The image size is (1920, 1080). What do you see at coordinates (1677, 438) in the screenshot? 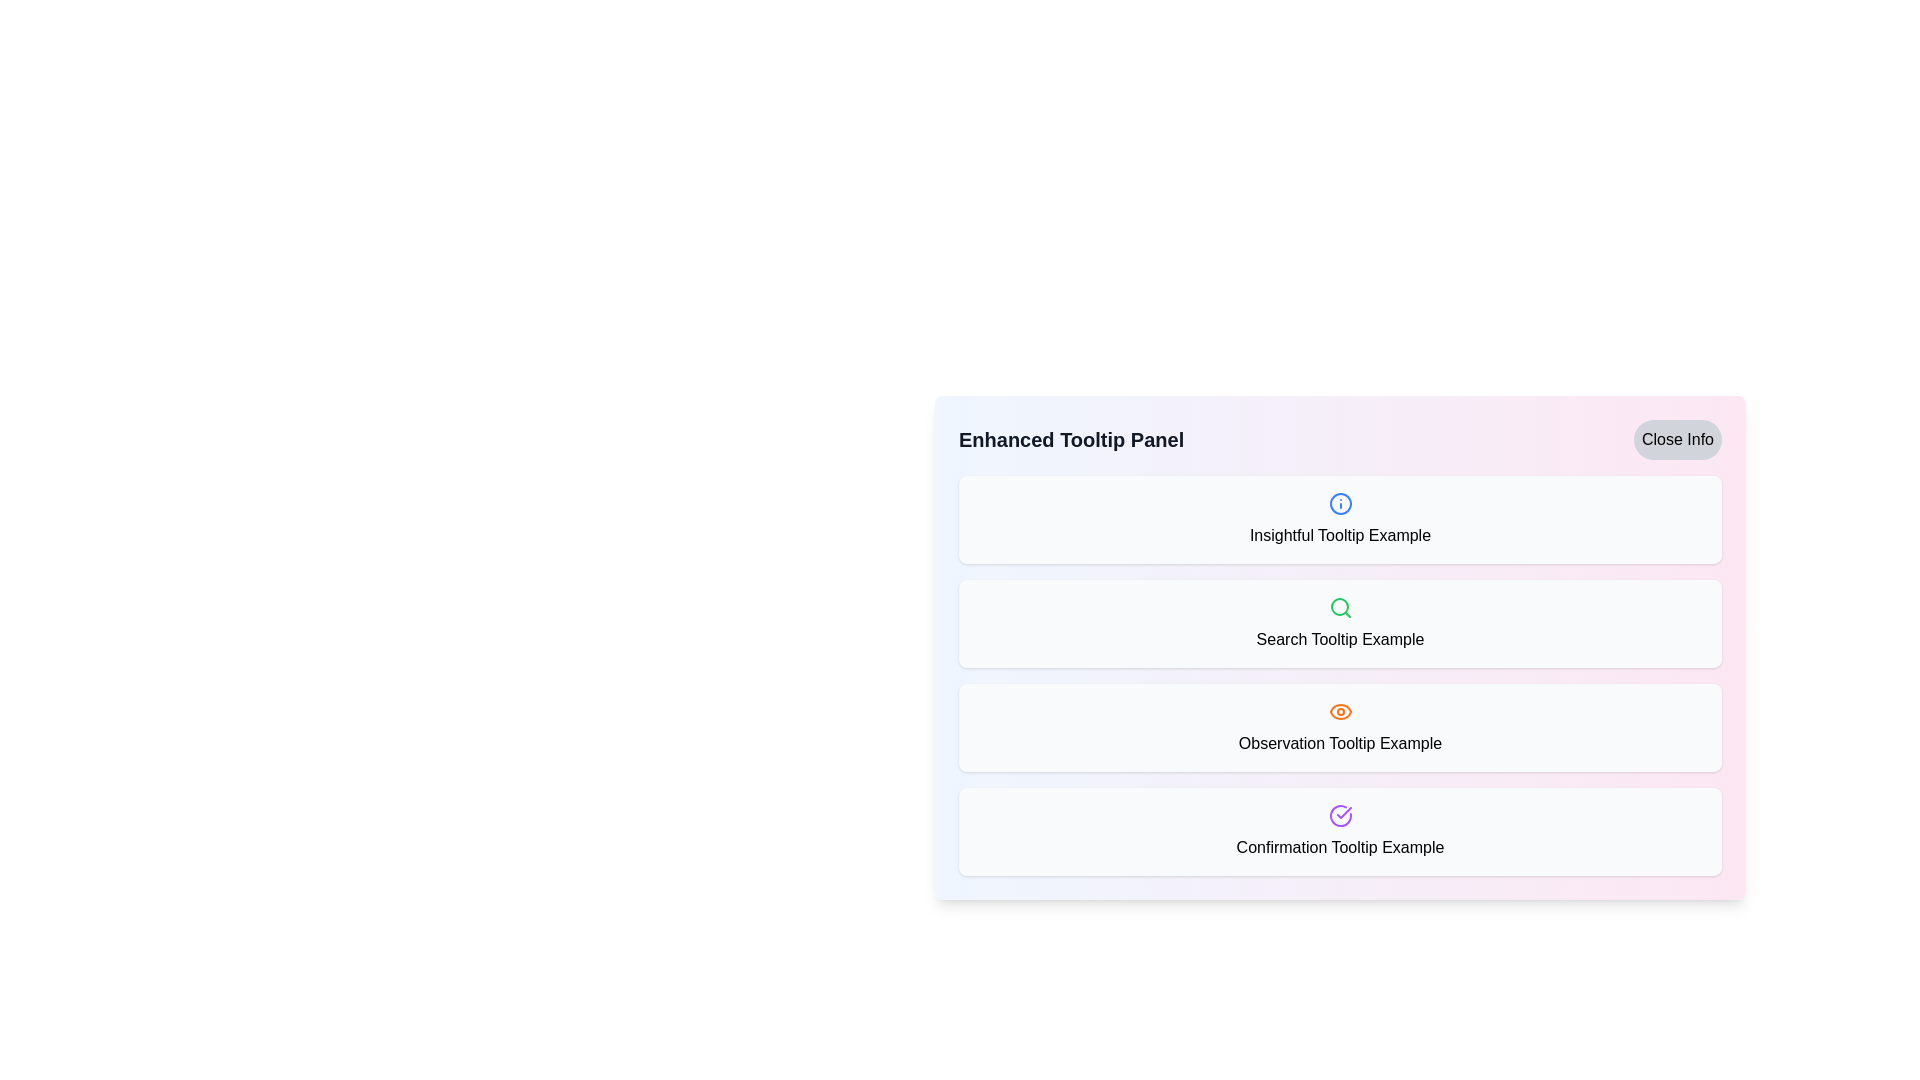
I see `the 'Close Info' button, which is a rounded rectangular button with a gray background and black text, located in the top right corner of the 'Enhanced Tooltip Panel'` at bounding box center [1677, 438].